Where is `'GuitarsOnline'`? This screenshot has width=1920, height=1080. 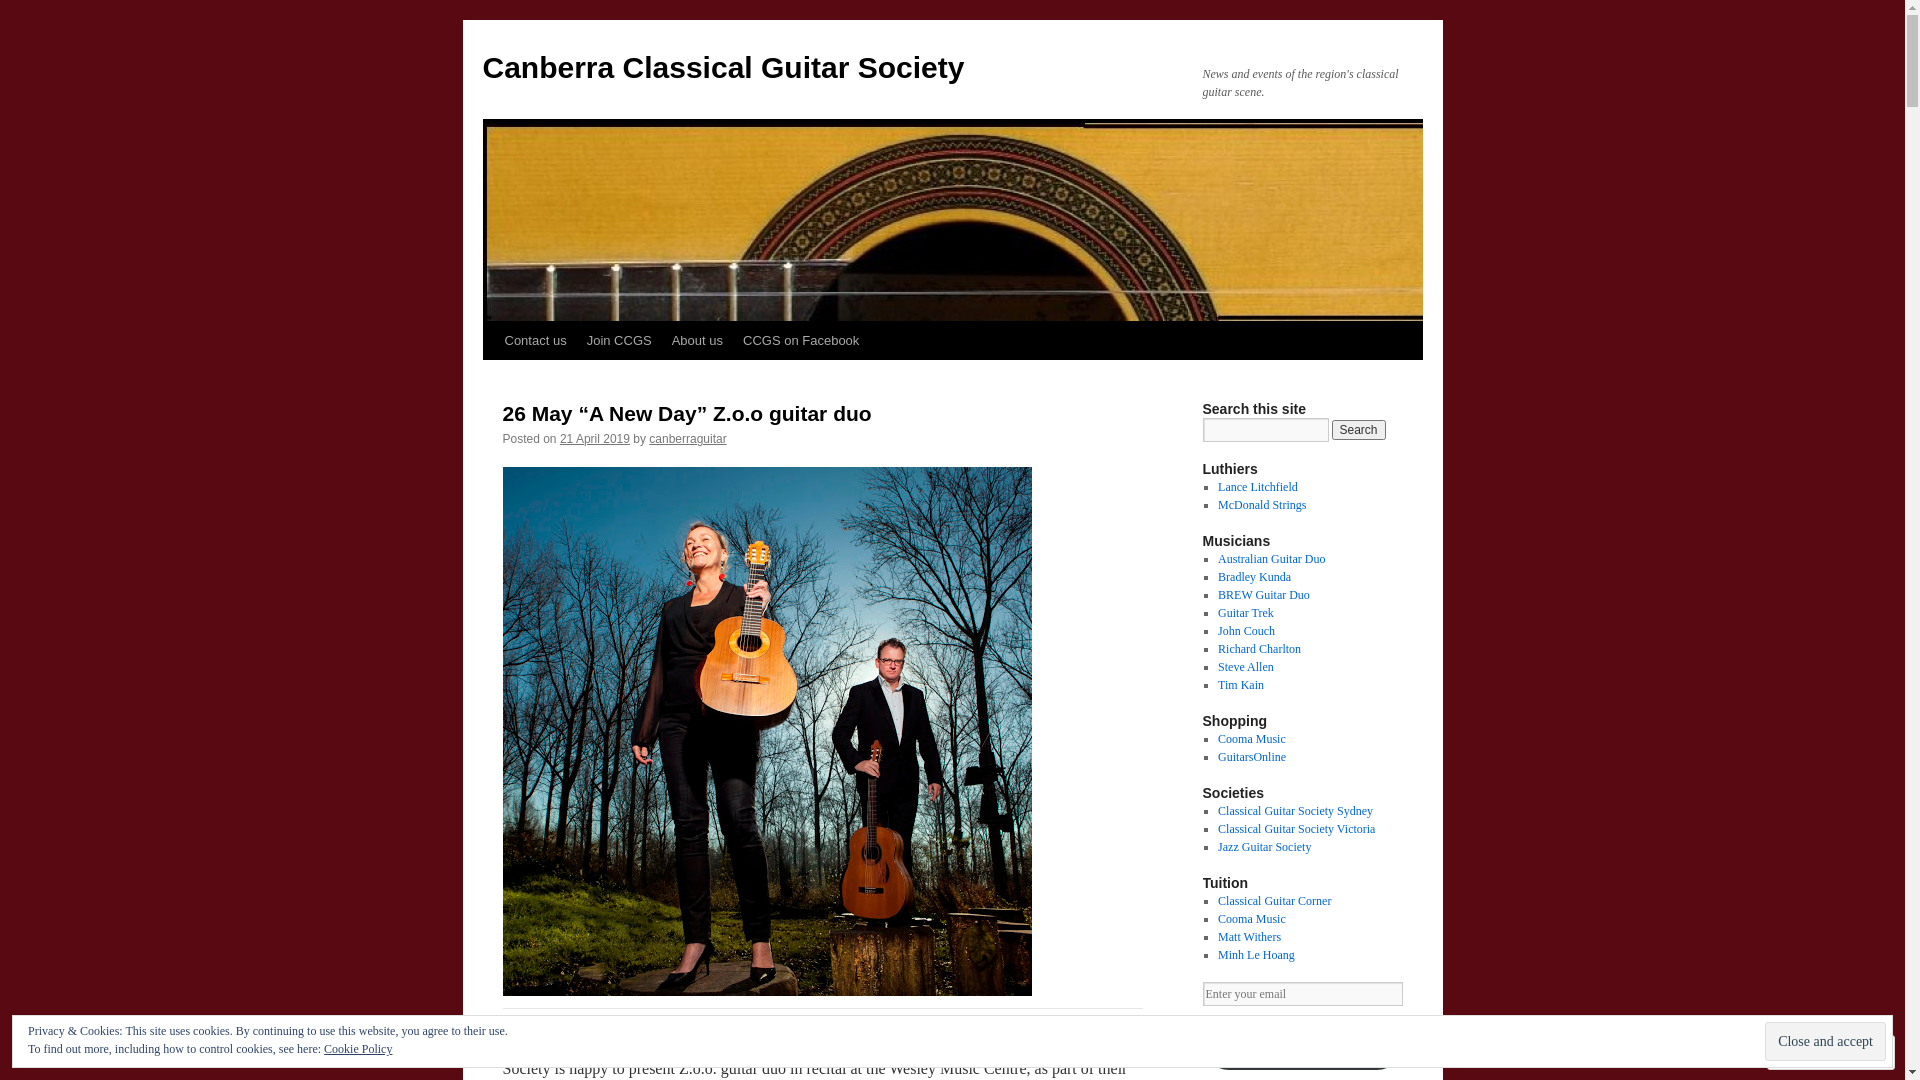 'GuitarsOnline' is located at coordinates (1251, 756).